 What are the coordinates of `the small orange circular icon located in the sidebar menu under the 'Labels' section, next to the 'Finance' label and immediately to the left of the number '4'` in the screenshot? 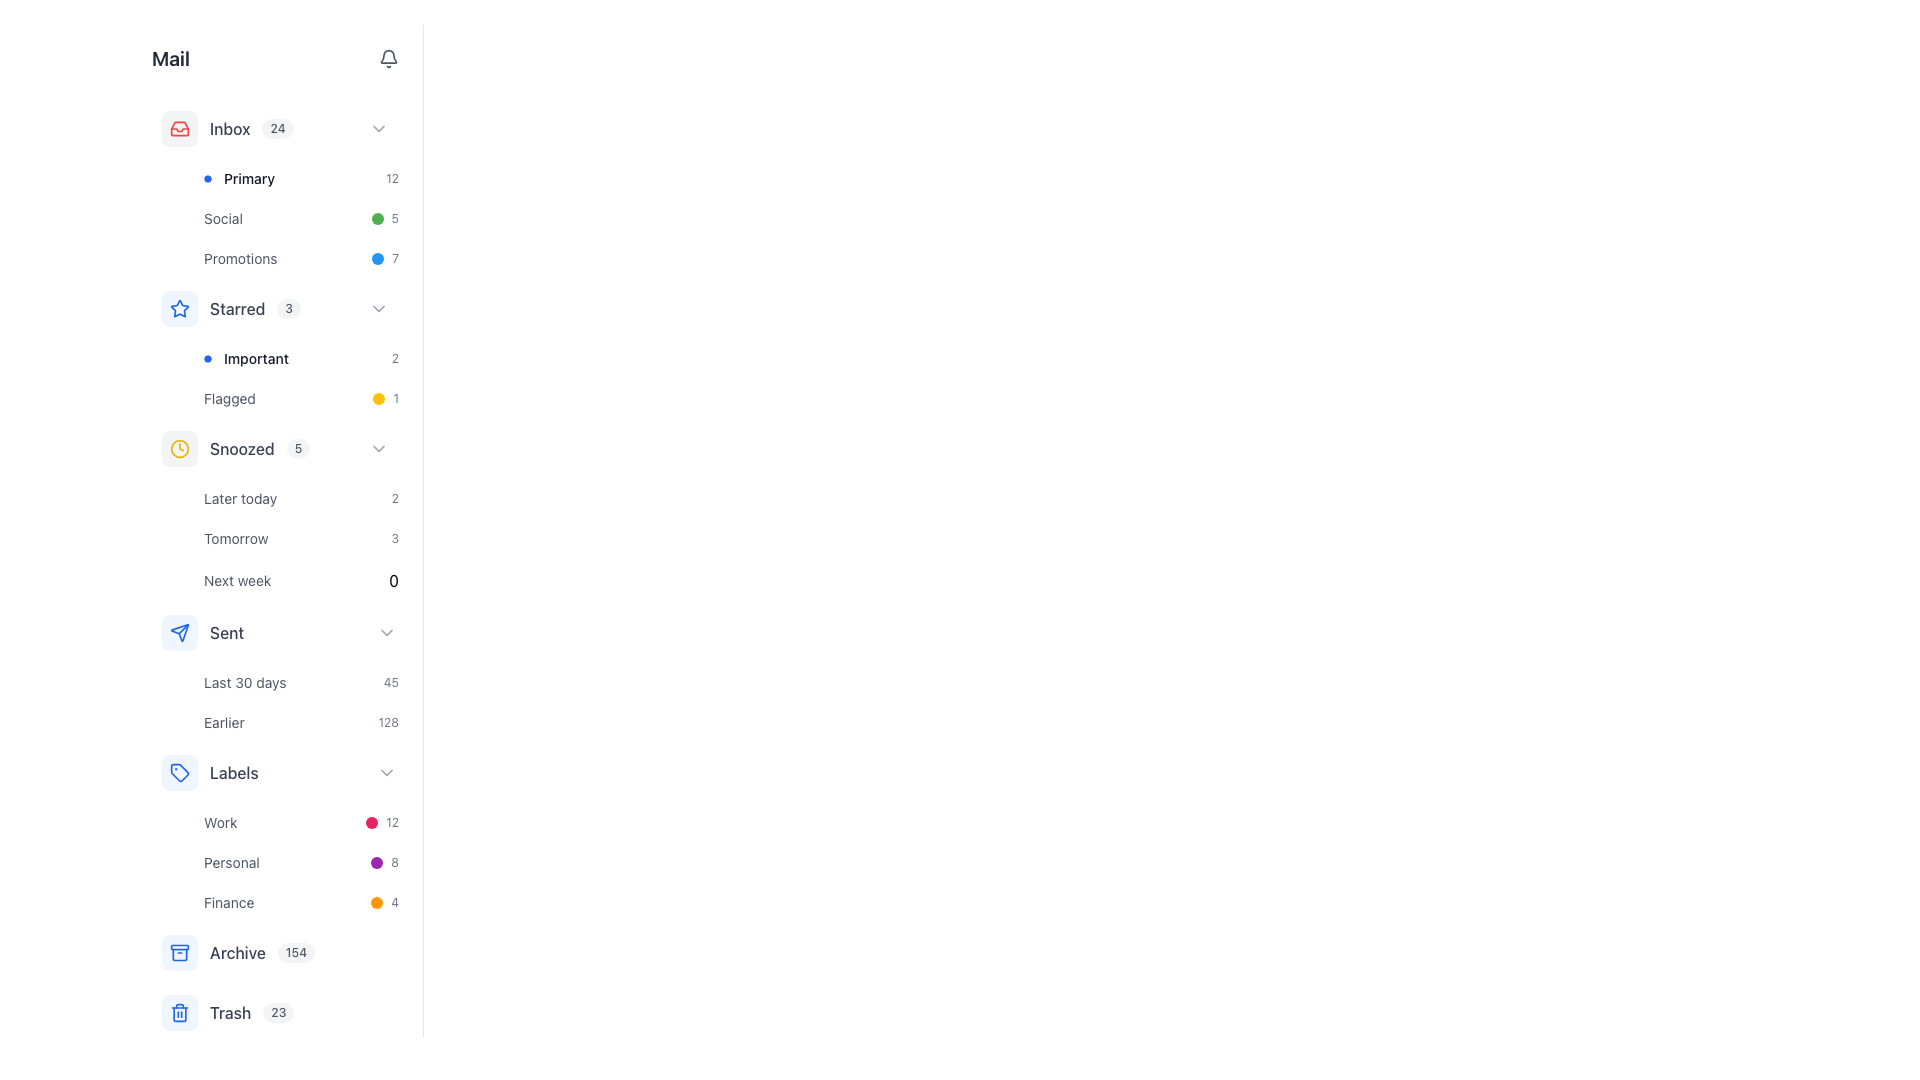 It's located at (377, 902).